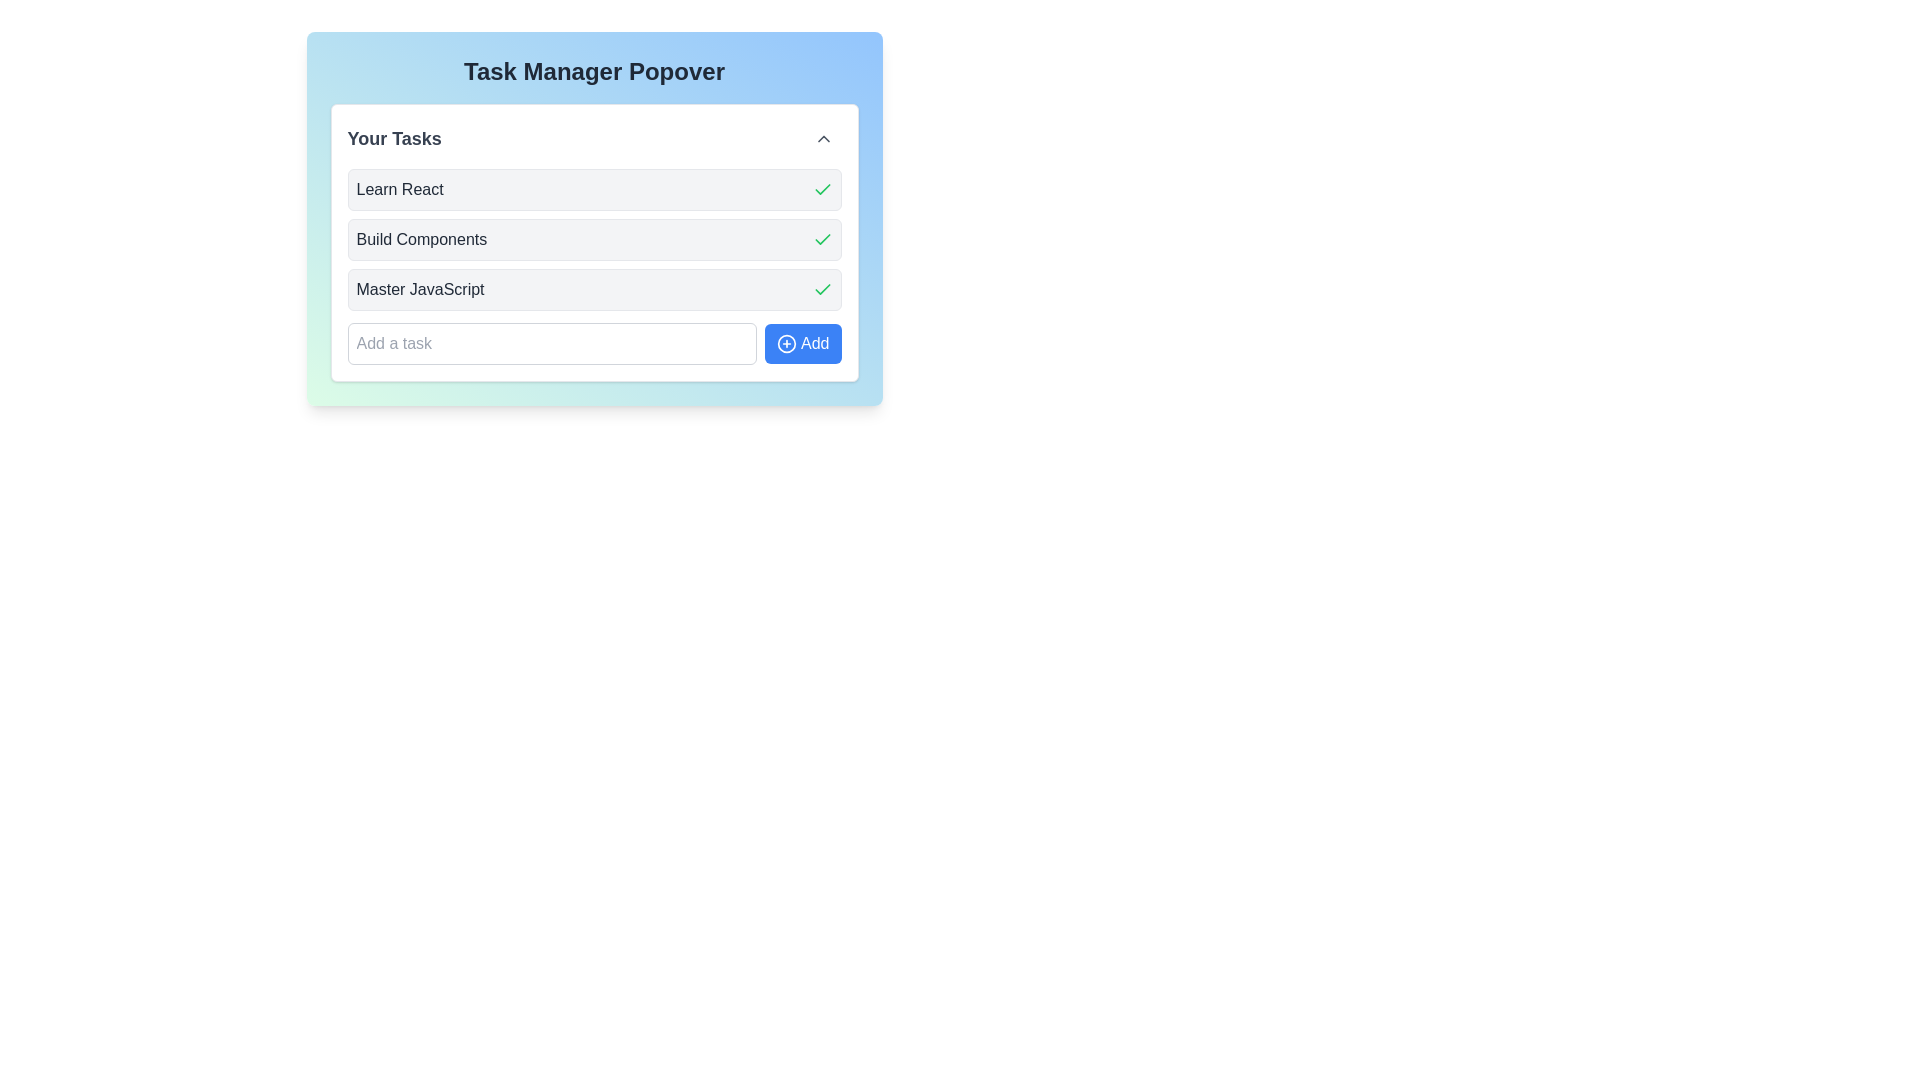  Describe the element at coordinates (400, 189) in the screenshot. I see `the static text label displaying the task title located near the top of the white section under the 'Your Tasks' heading` at that location.